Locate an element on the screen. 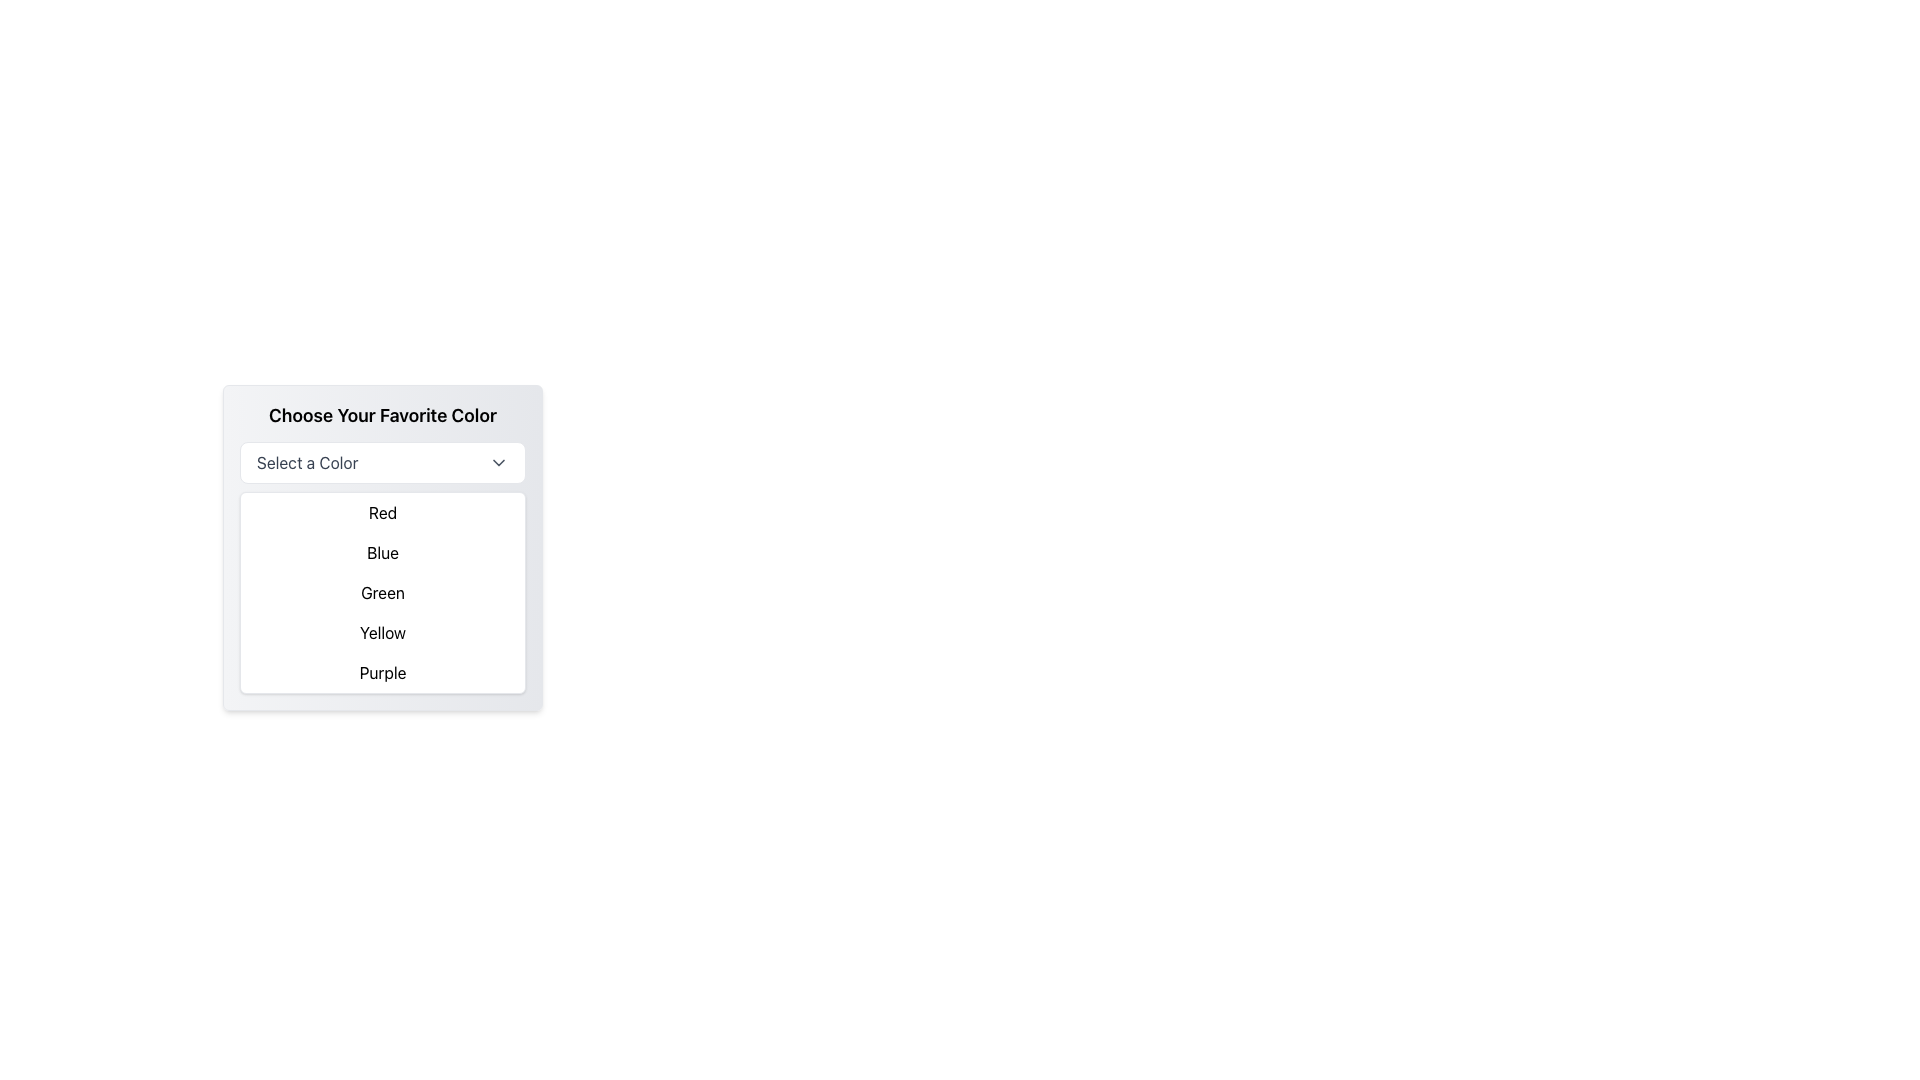 This screenshot has width=1920, height=1080. the 'Green' option within the dropdown menu located under 'Choose Your Favorite Color', which is the third item in the list is located at coordinates (383, 592).